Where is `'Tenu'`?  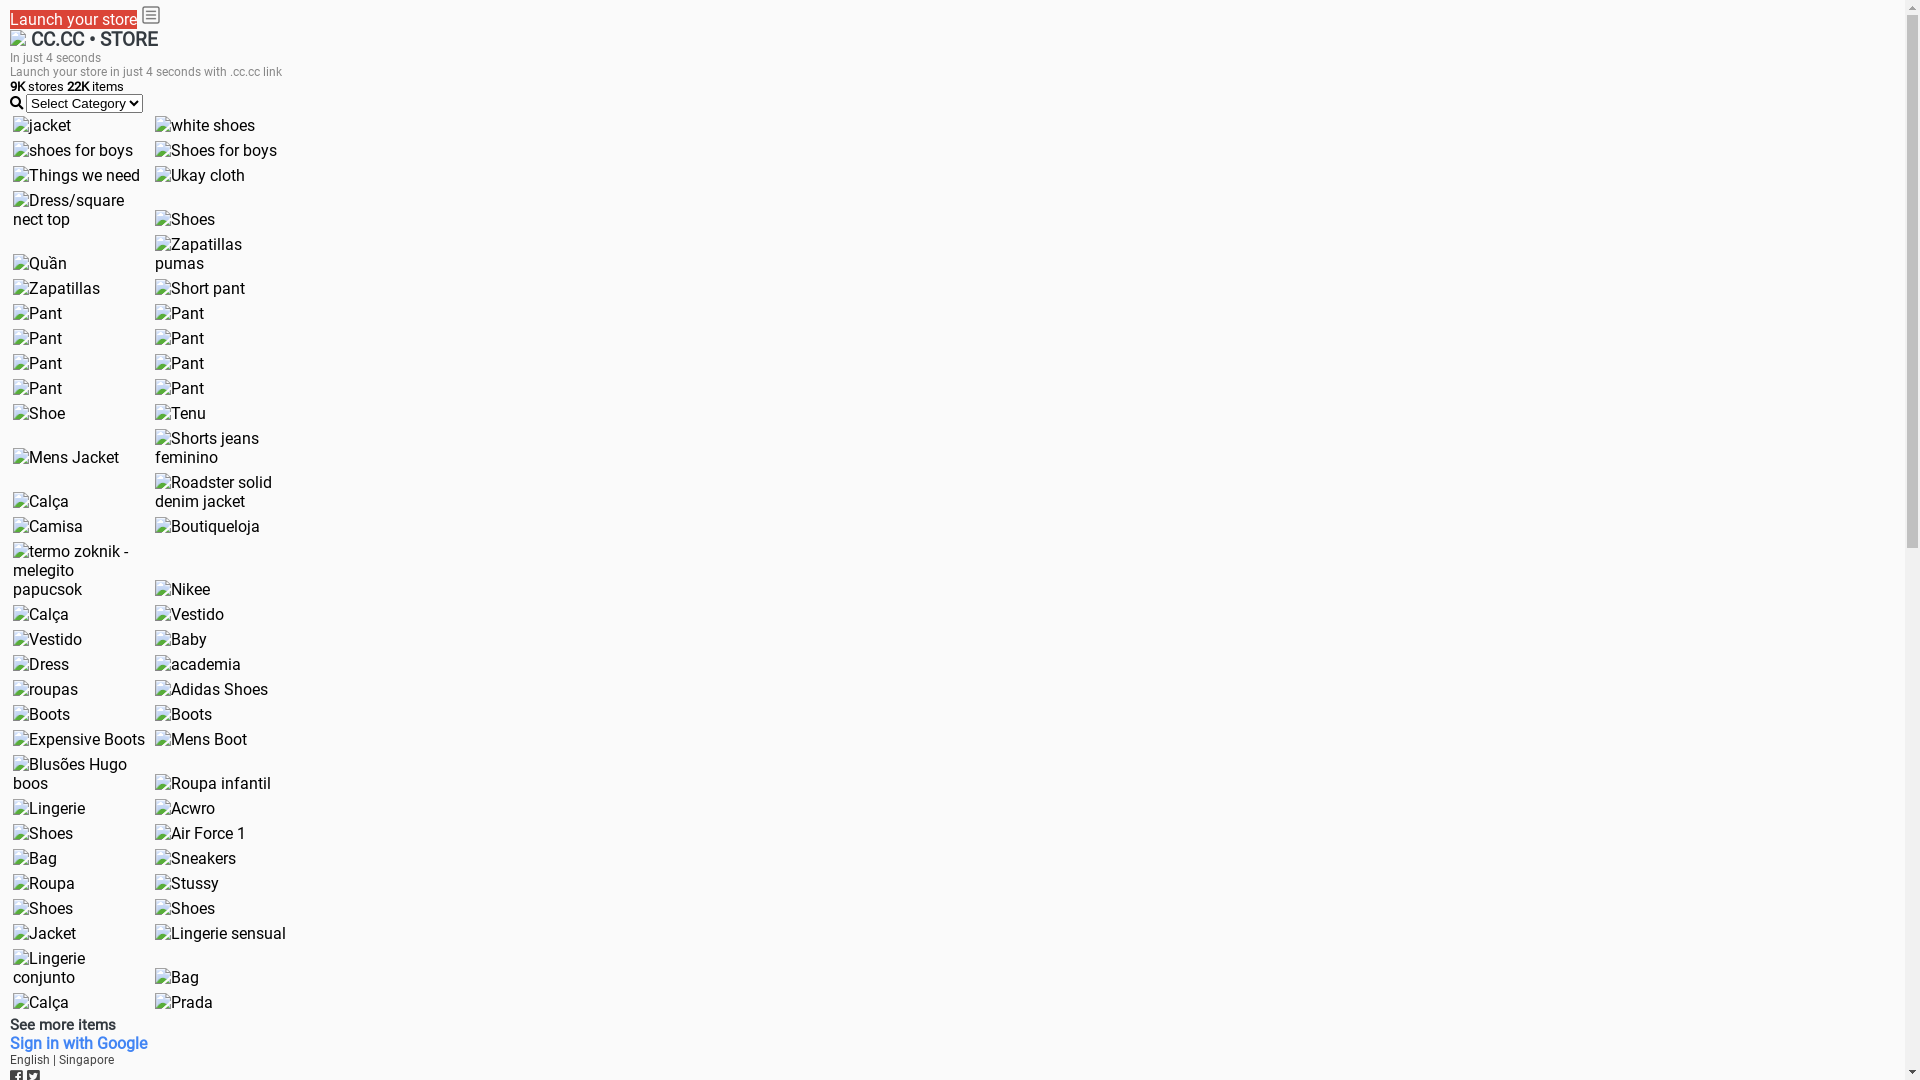
'Tenu' is located at coordinates (180, 412).